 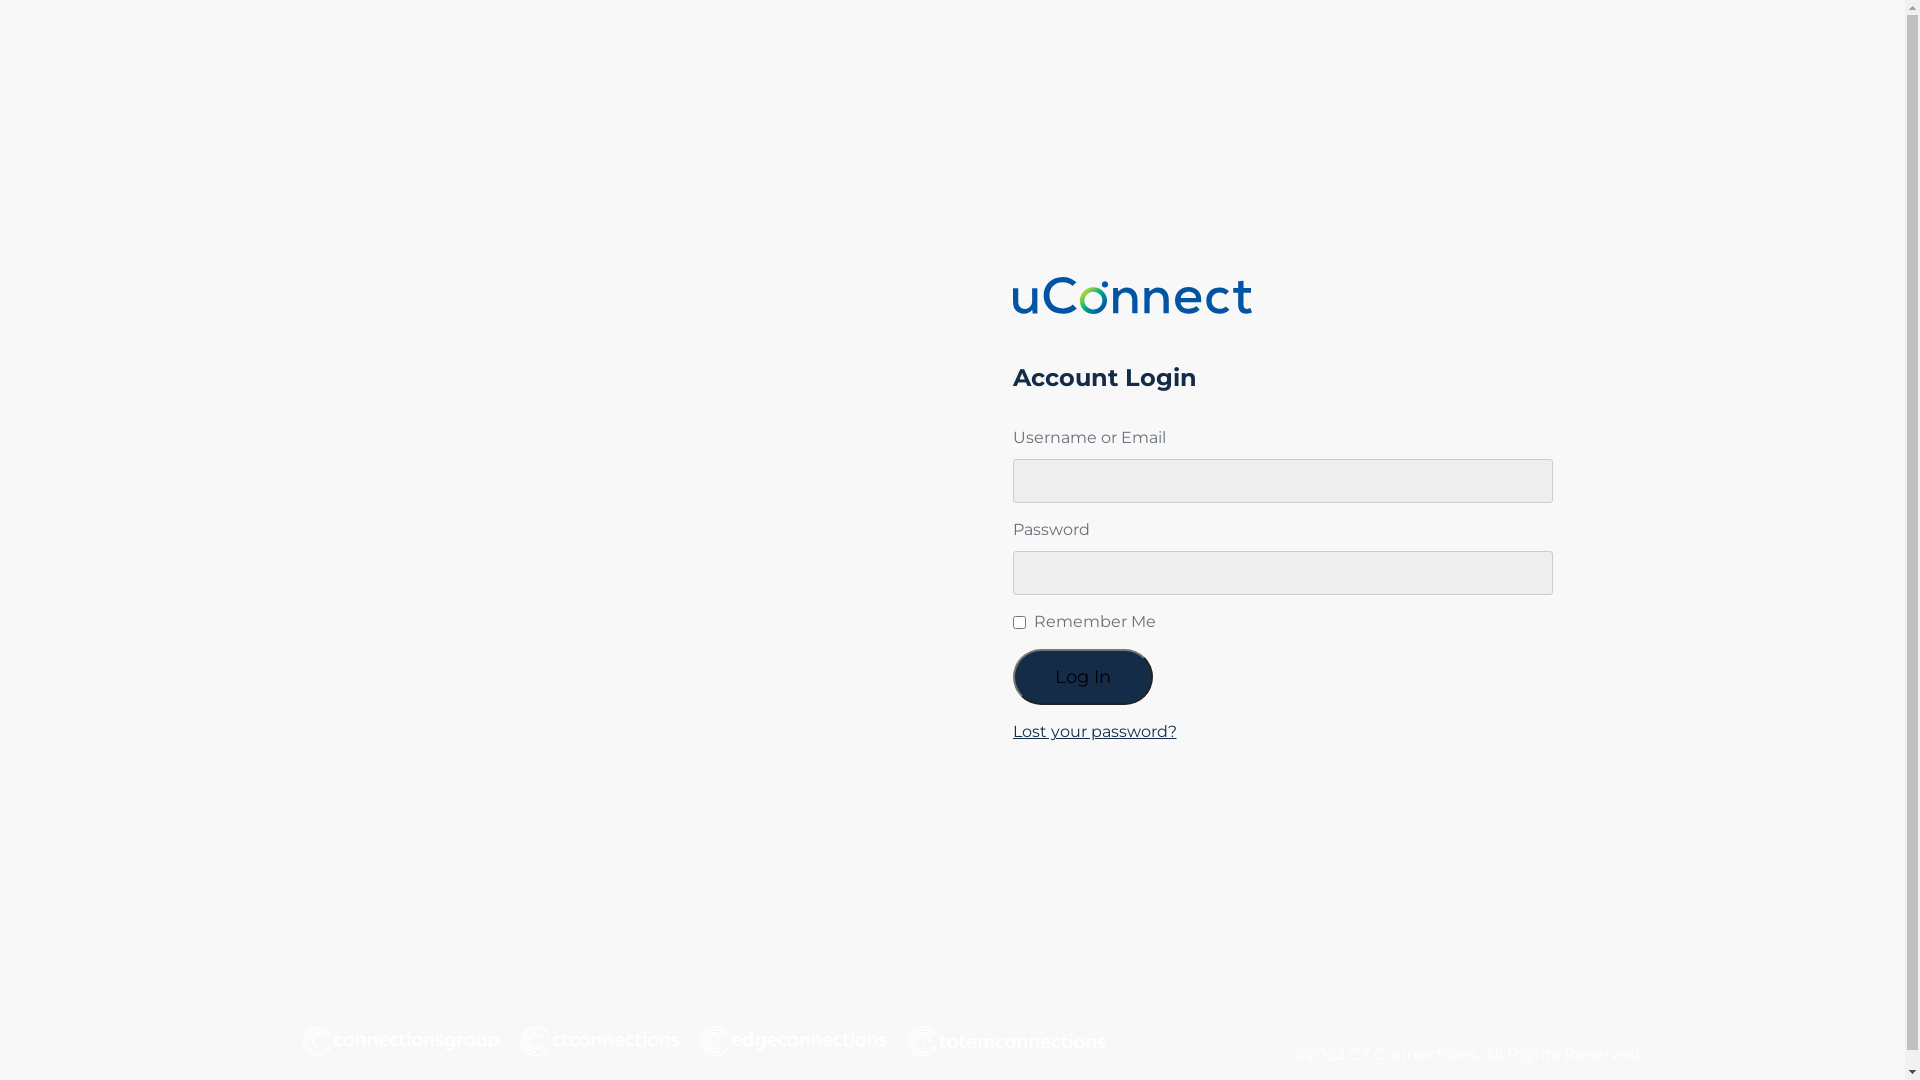 I want to click on 'Lost your password?', so click(x=1093, y=731).